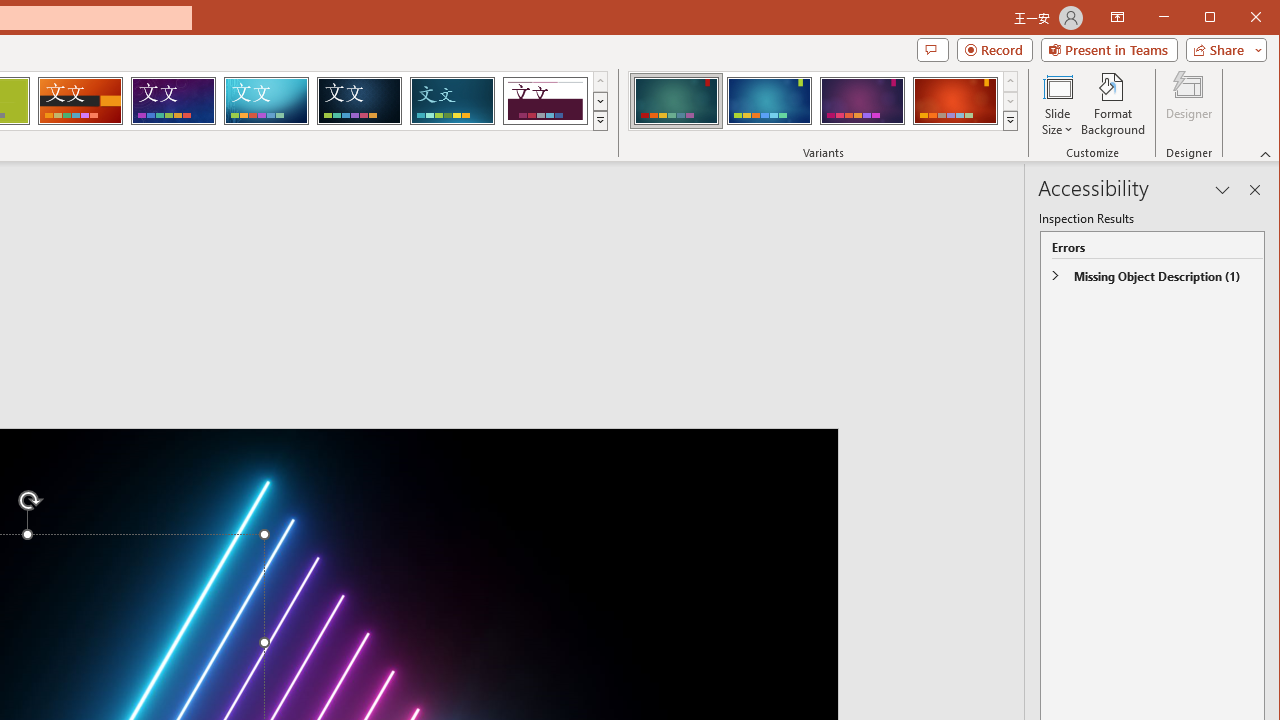 The height and width of the screenshot is (720, 1280). What do you see at coordinates (599, 120) in the screenshot?
I see `'Themes'` at bounding box center [599, 120].